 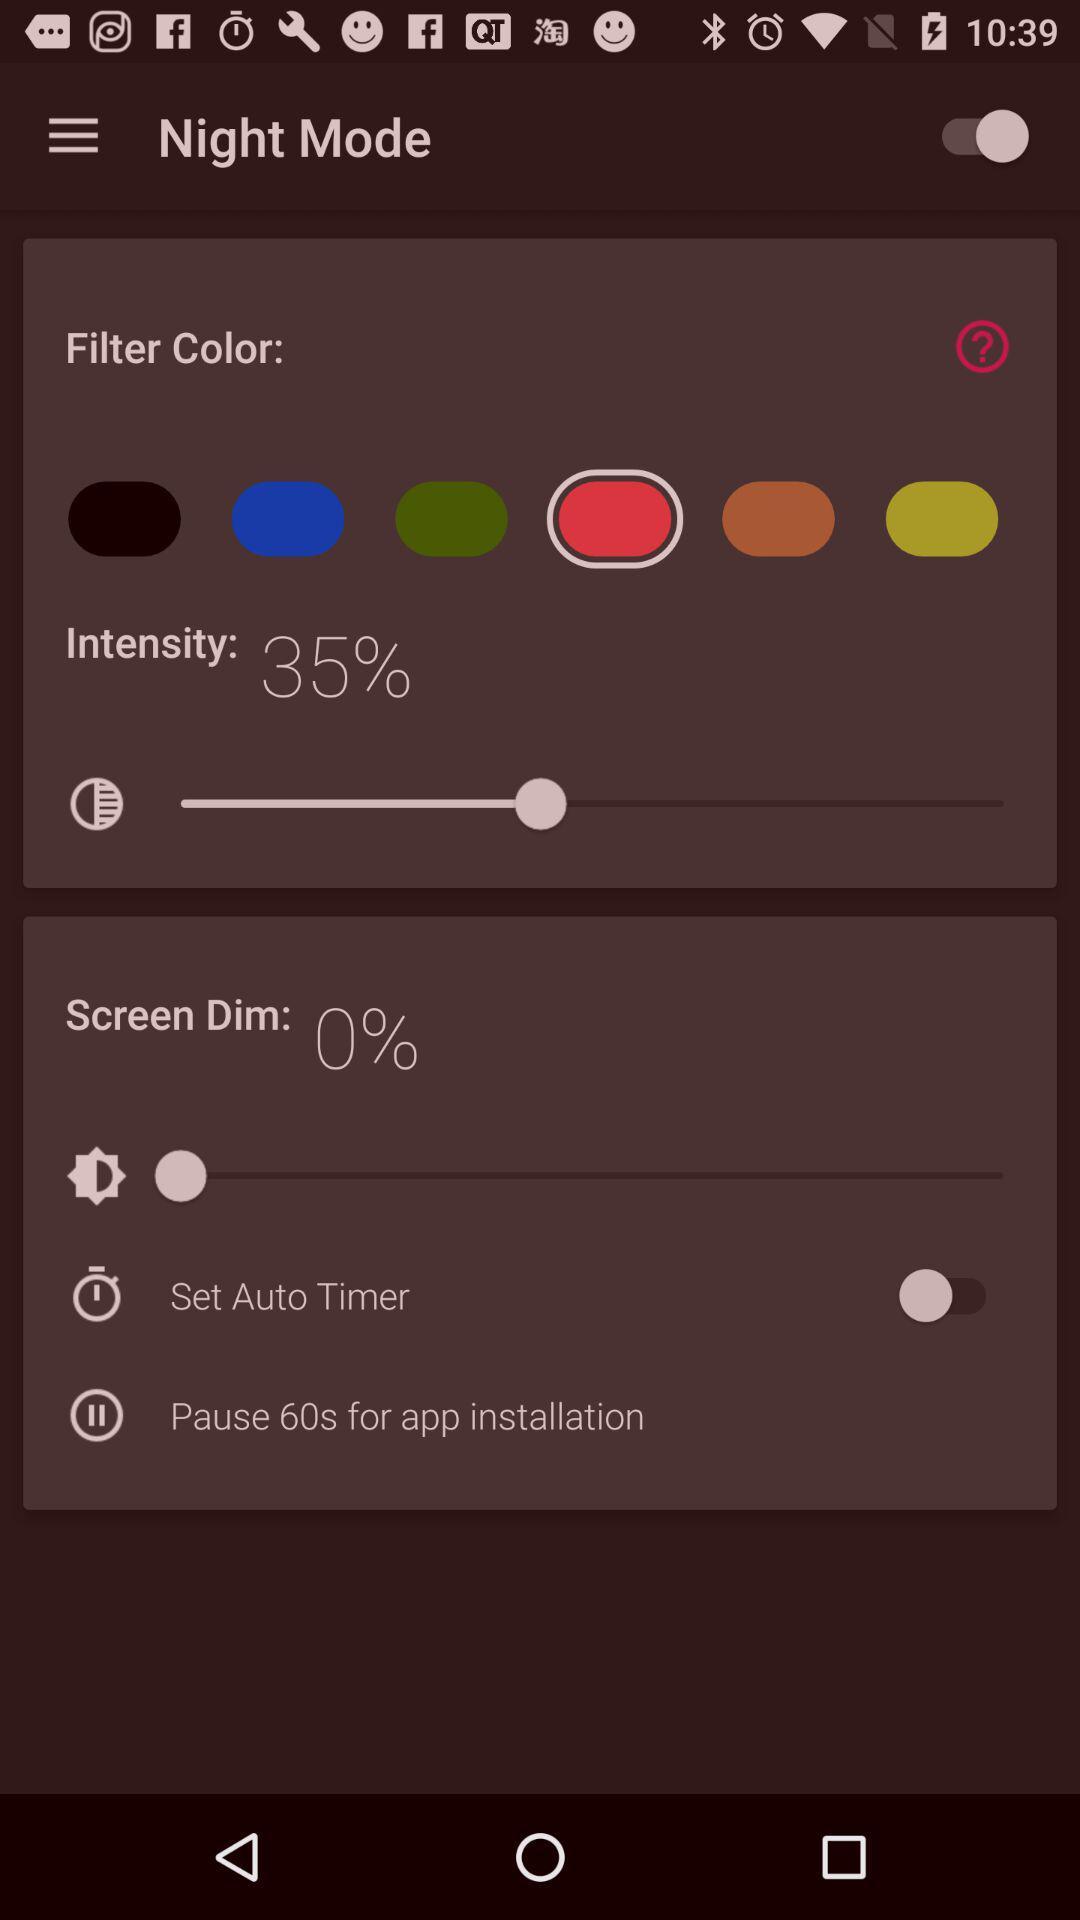 I want to click on set auto timer, so click(x=529, y=1295).